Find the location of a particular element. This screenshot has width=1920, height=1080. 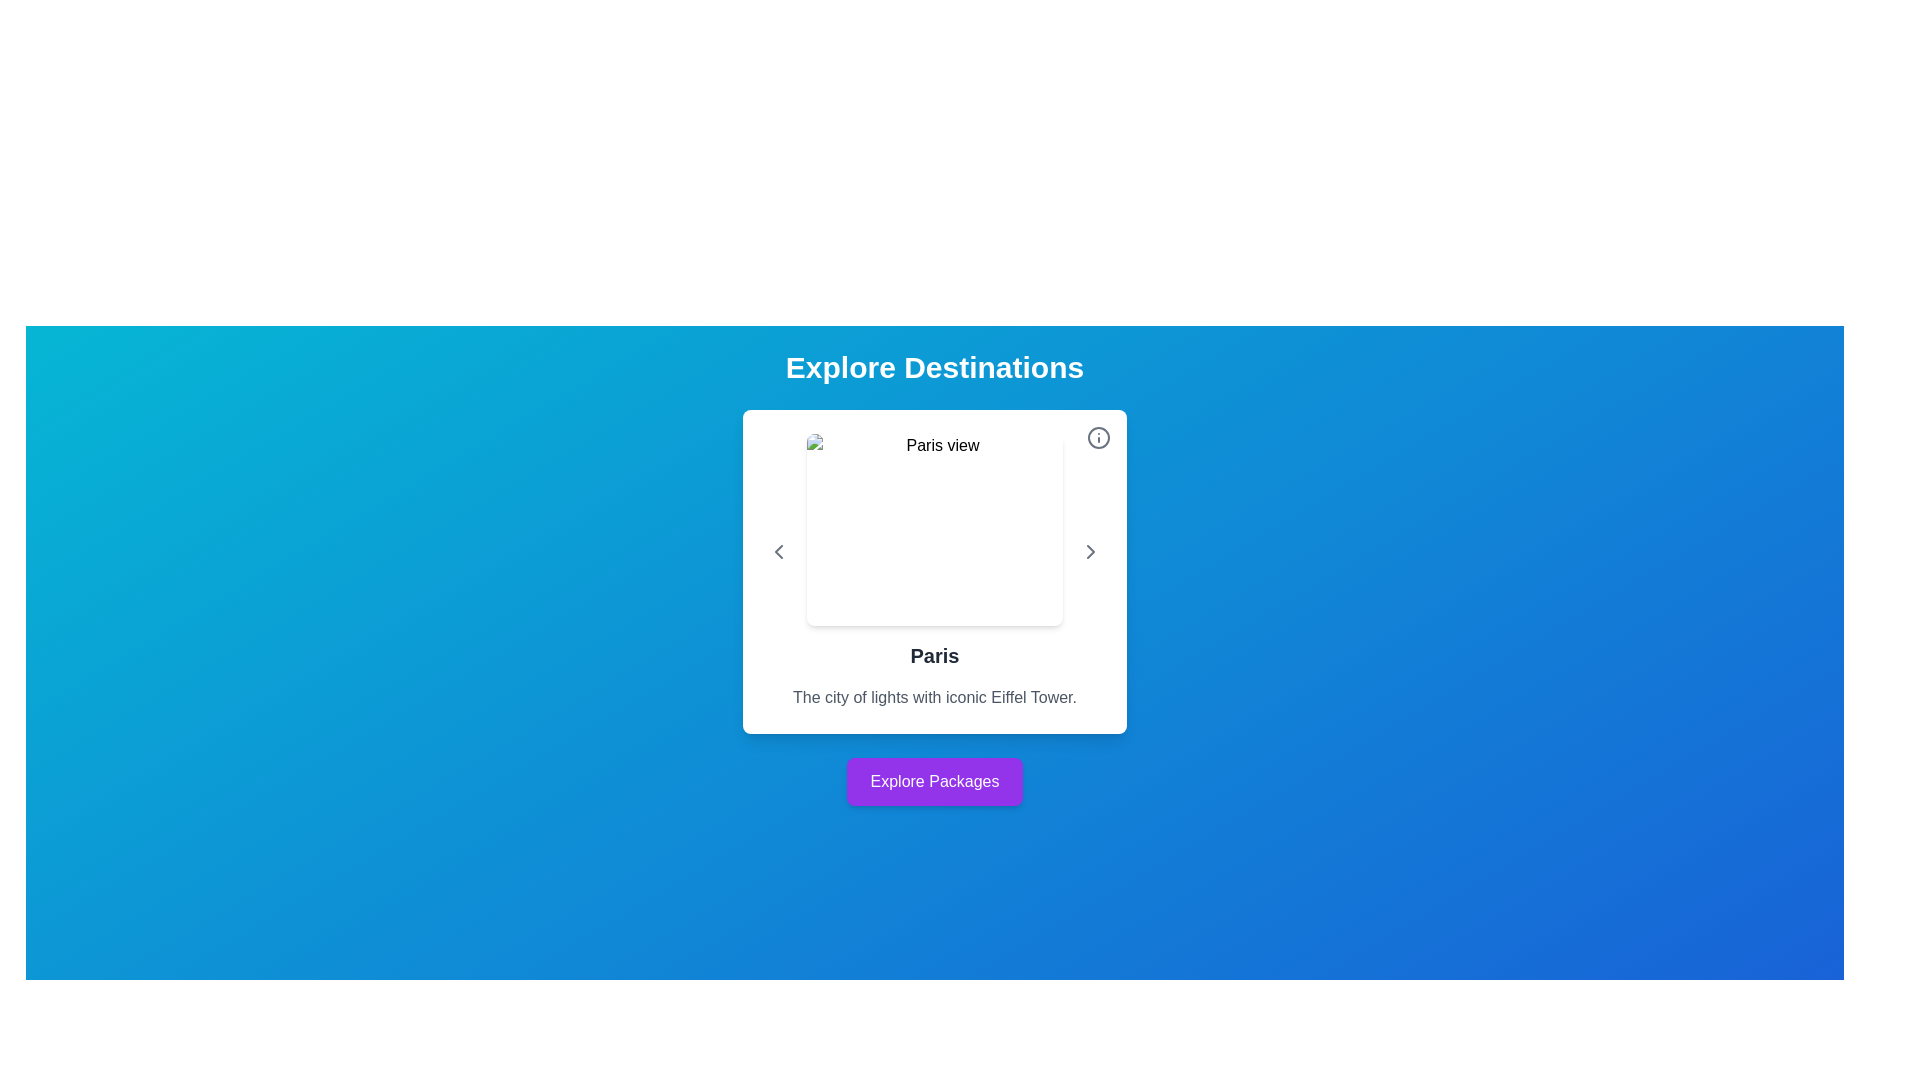

the image representing 'Paris' in the carousel layout is located at coordinates (934, 551).